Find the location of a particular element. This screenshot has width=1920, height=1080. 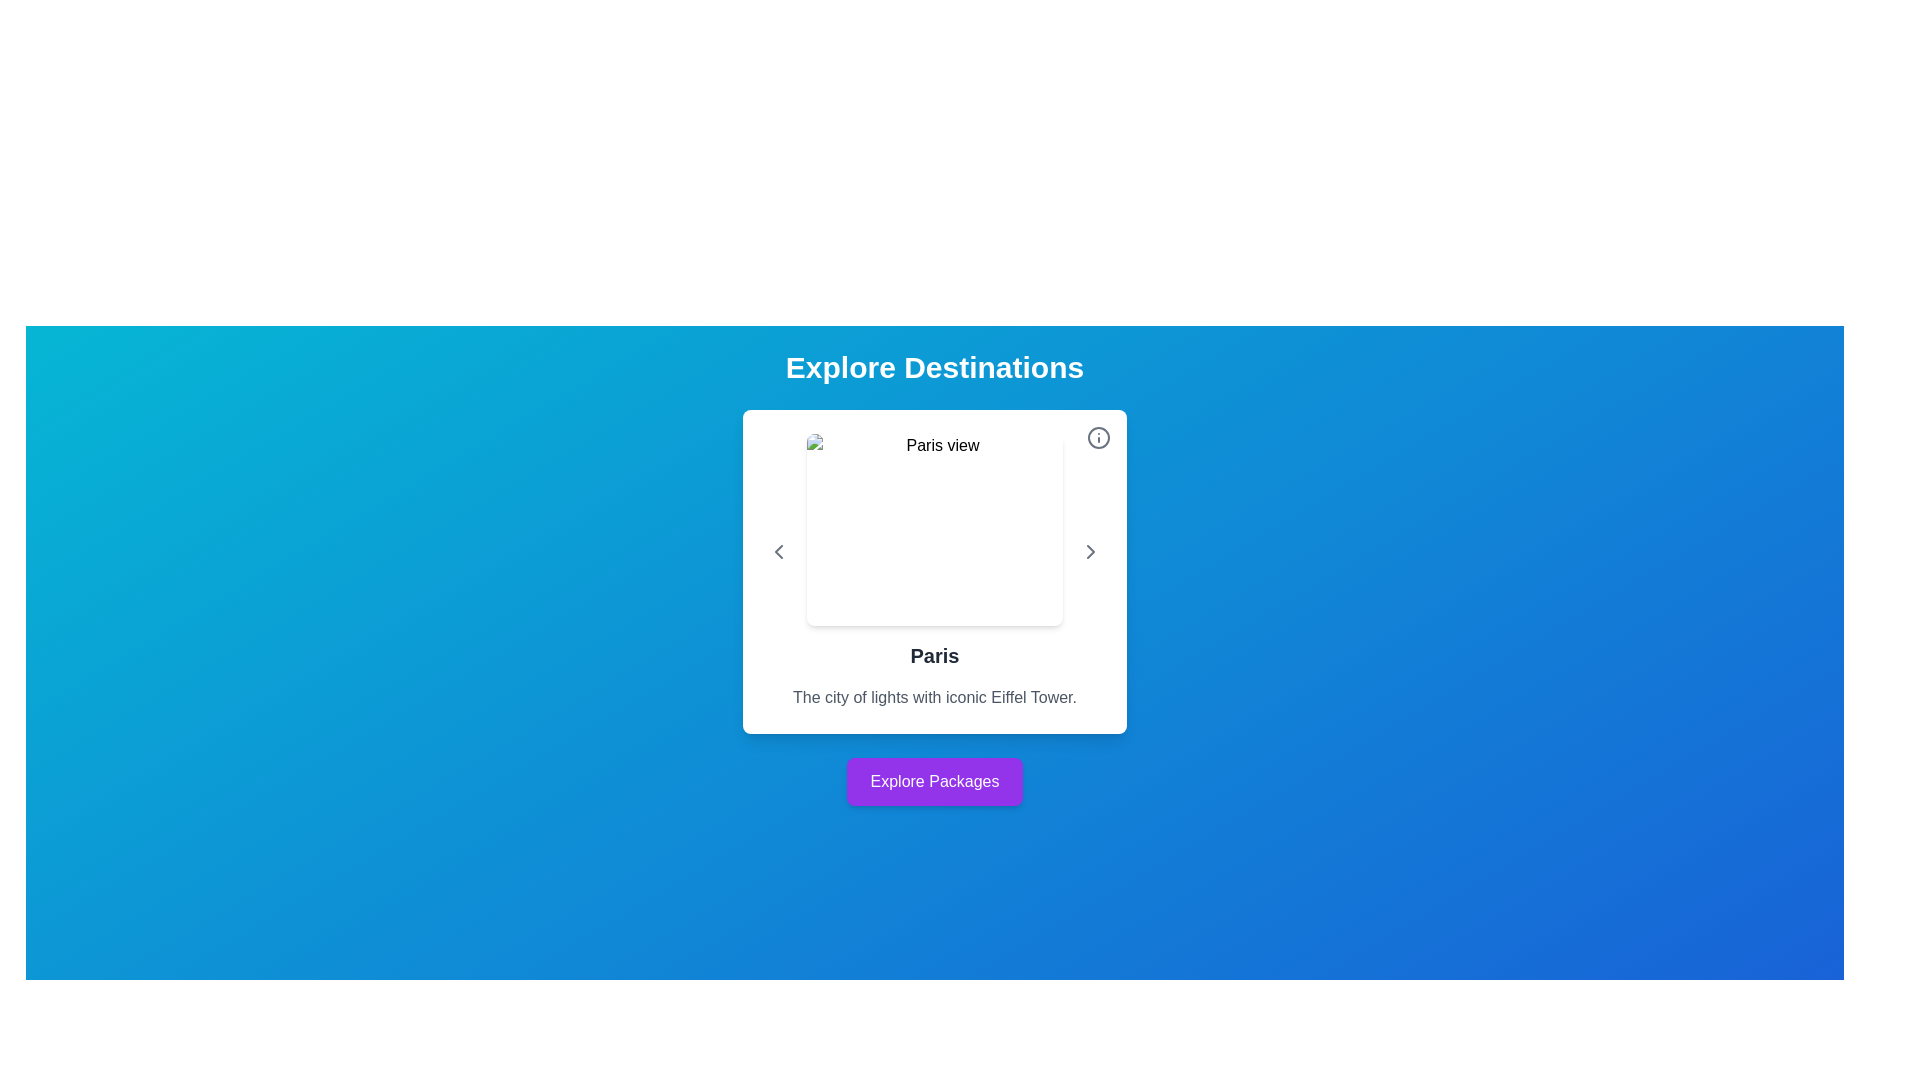

the image representing 'Paris' in the carousel layout is located at coordinates (934, 551).